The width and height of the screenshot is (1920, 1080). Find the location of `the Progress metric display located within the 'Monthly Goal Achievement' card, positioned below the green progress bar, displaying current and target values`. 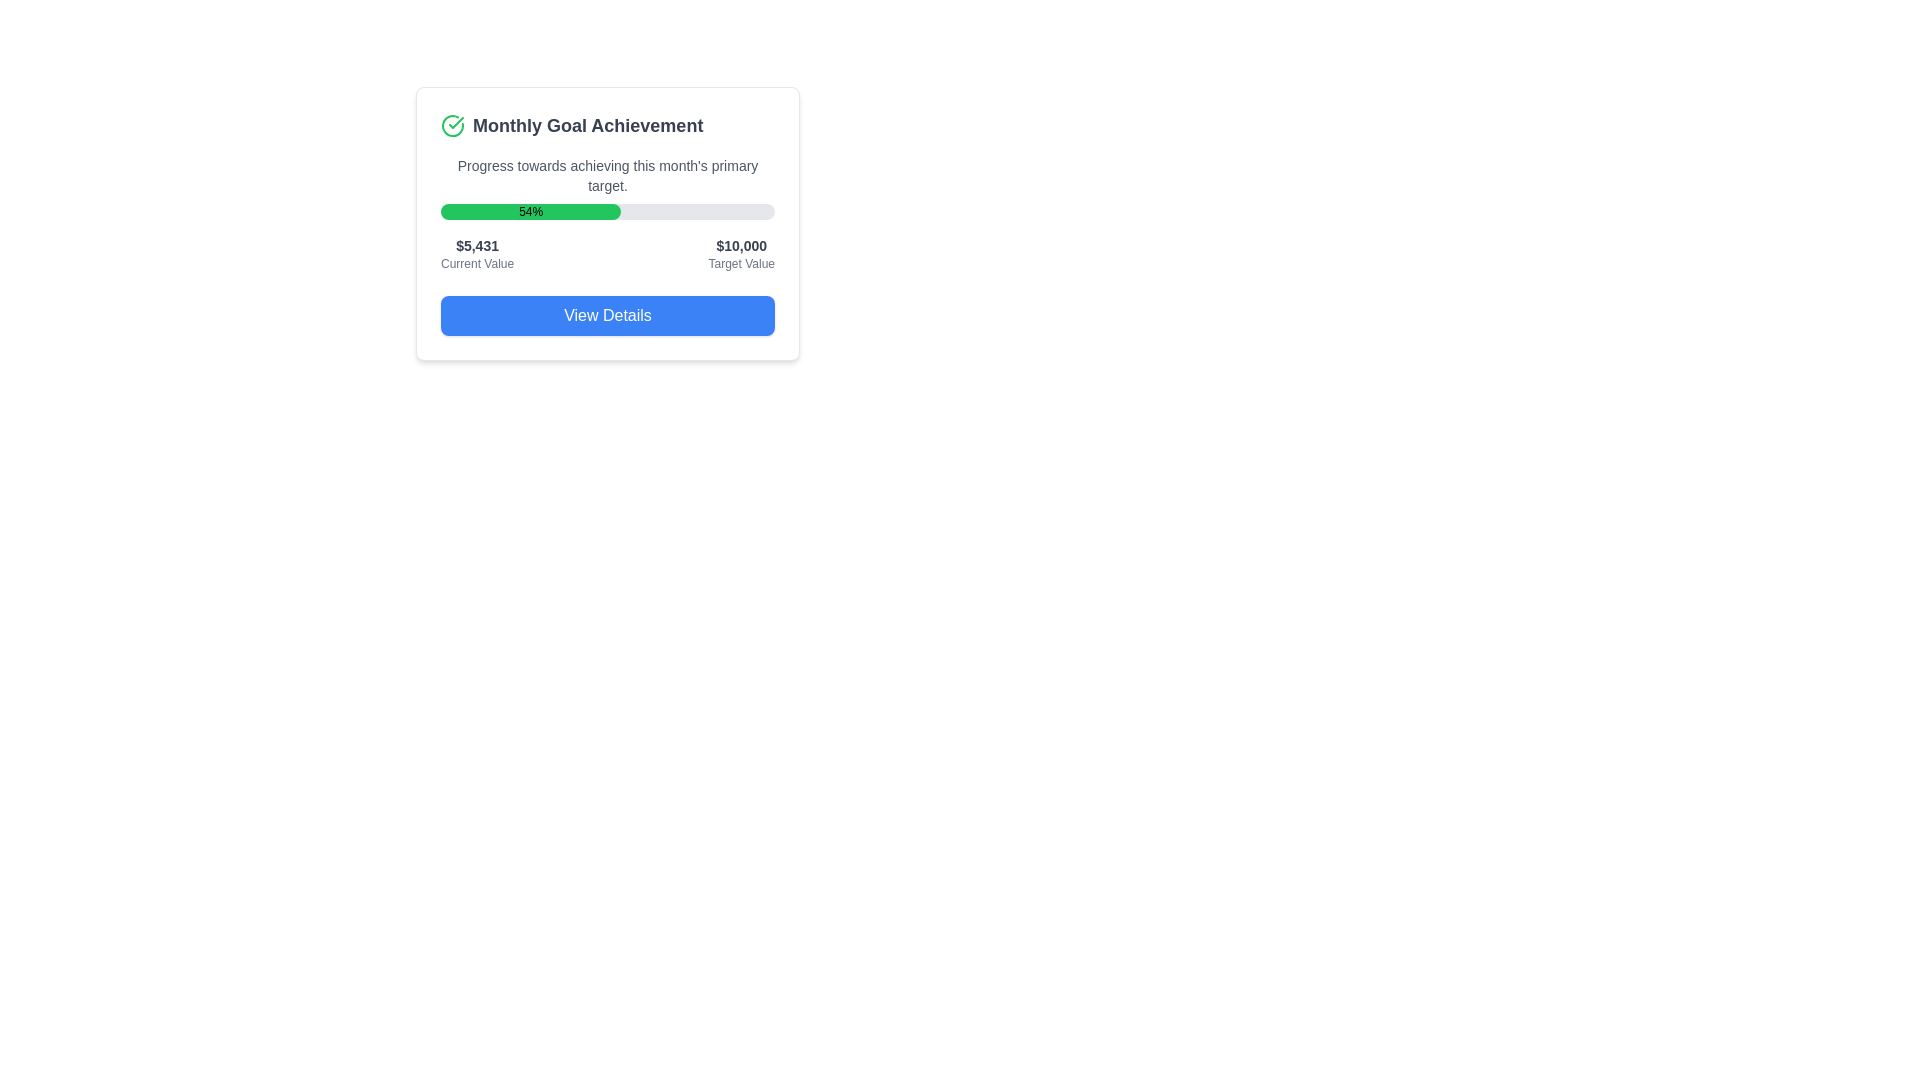

the Progress metric display located within the 'Monthly Goal Achievement' card, positioned below the green progress bar, displaying current and target values is located at coordinates (607, 253).